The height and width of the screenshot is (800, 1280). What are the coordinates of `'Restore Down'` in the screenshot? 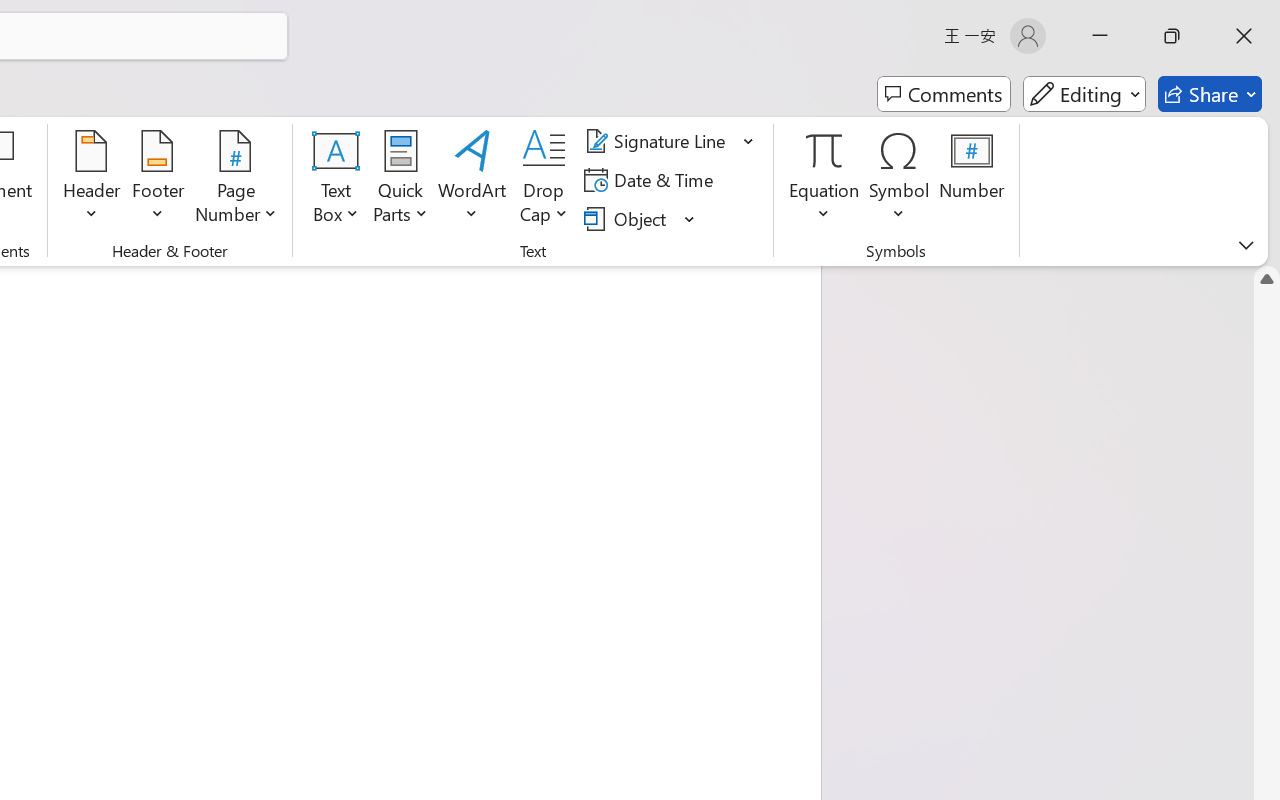 It's located at (1172, 35).